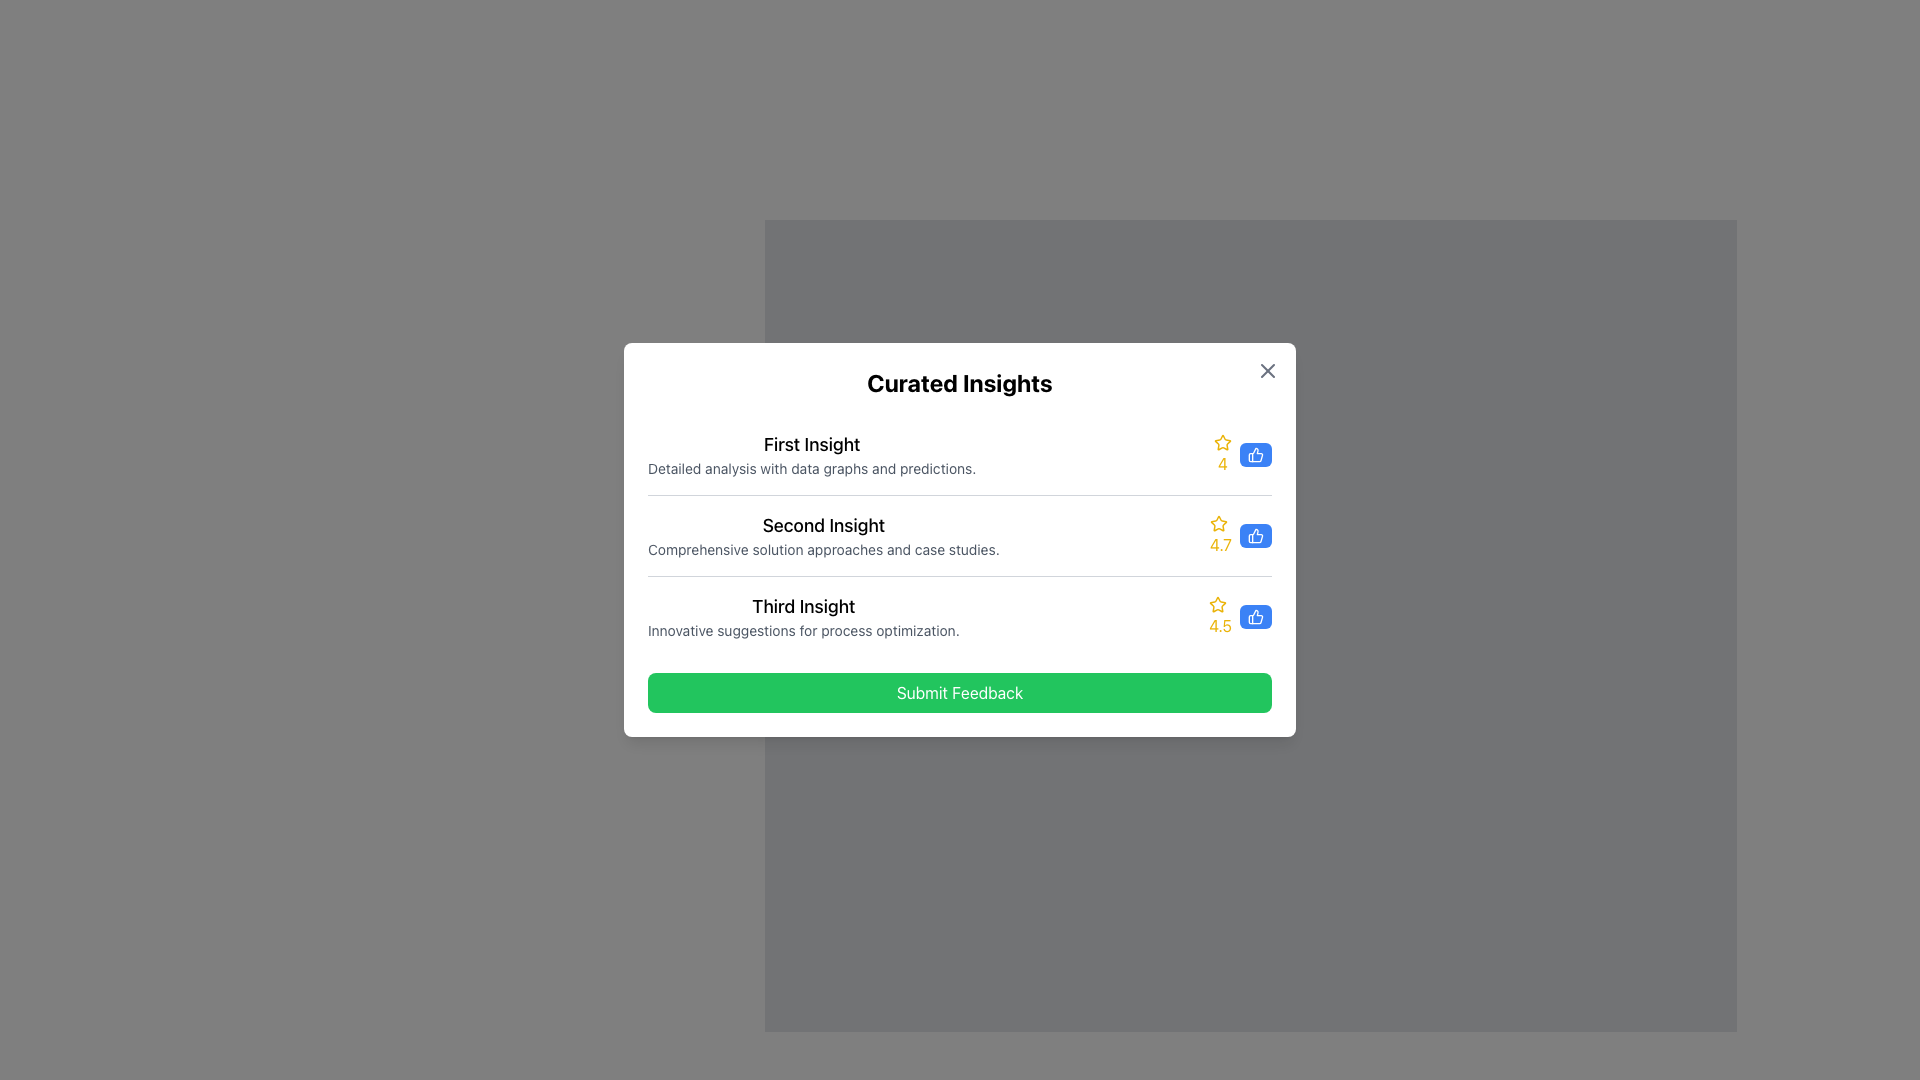 The image size is (1920, 1080). Describe the element at coordinates (960, 615) in the screenshot. I see `the composite list item titled 'Third Insight'` at that location.